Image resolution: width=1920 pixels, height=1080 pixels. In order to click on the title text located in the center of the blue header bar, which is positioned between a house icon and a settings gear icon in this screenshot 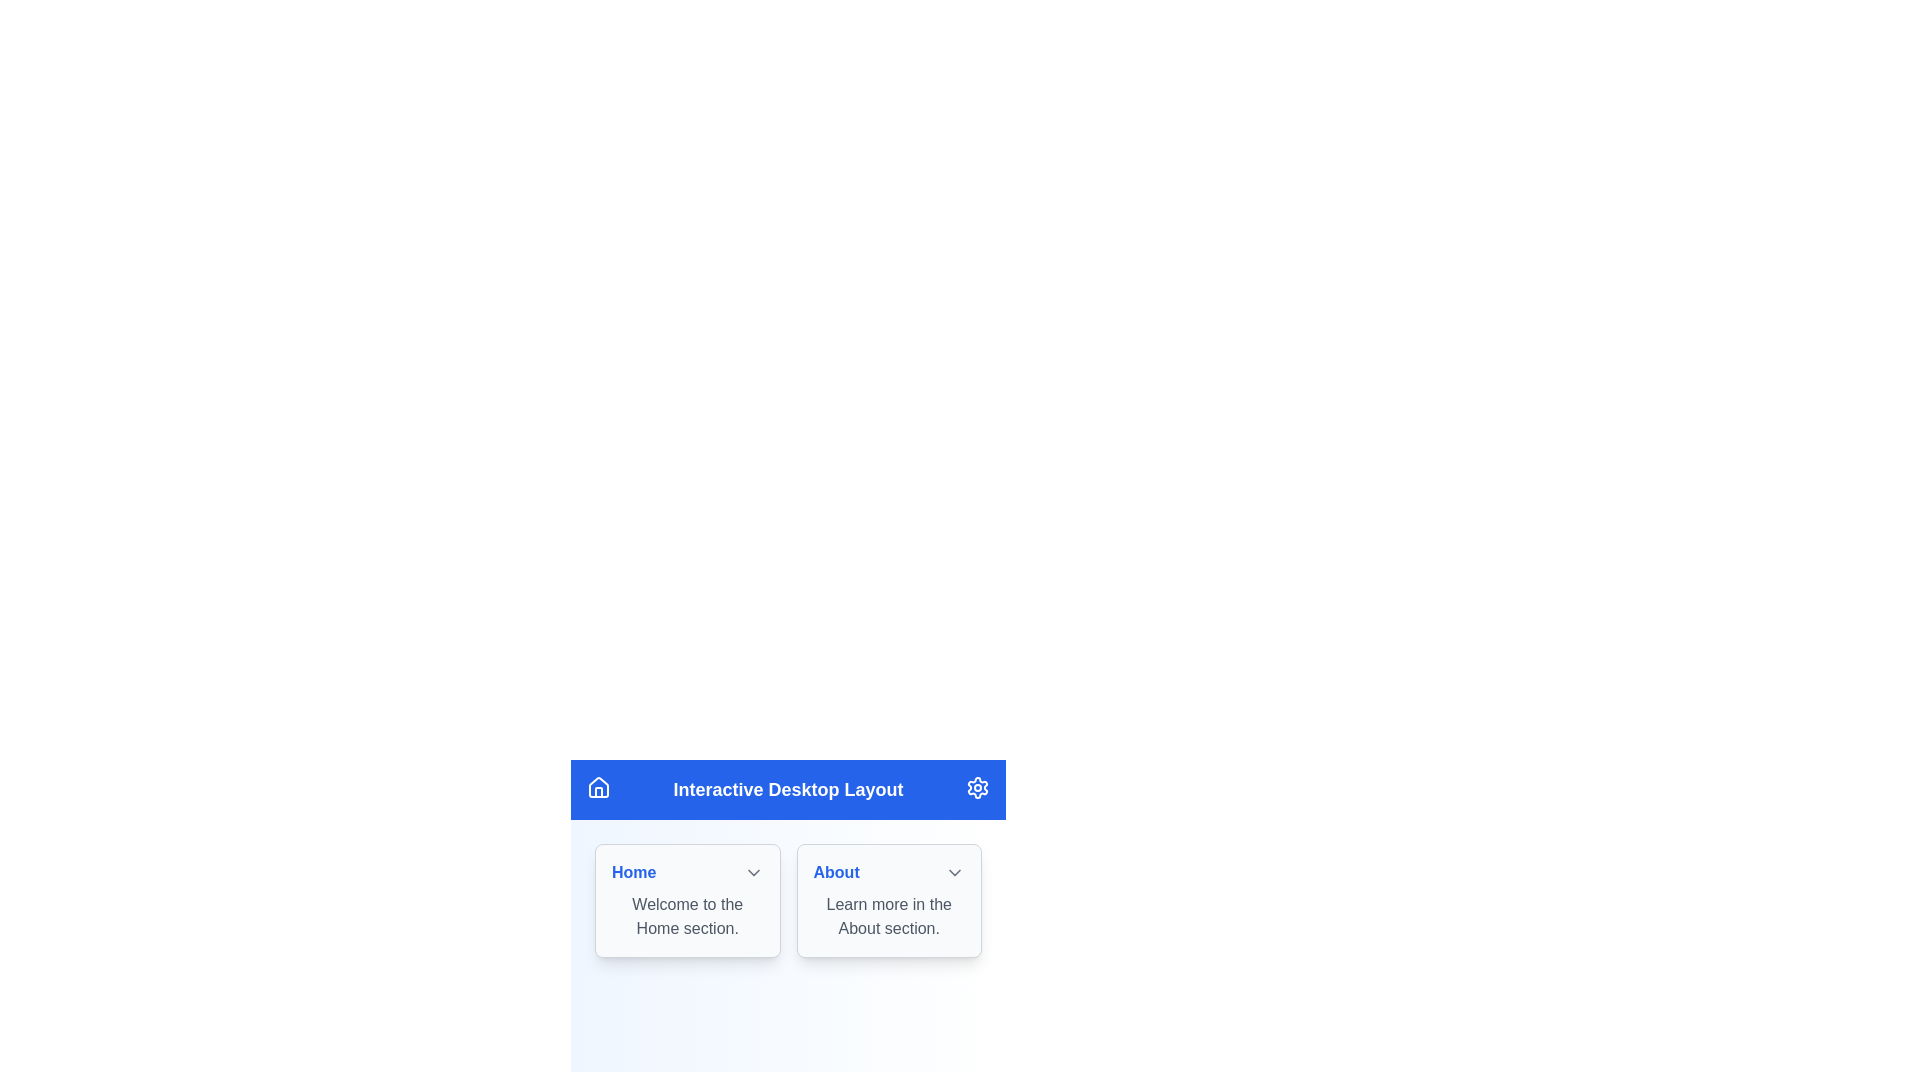, I will do `click(787, 789)`.